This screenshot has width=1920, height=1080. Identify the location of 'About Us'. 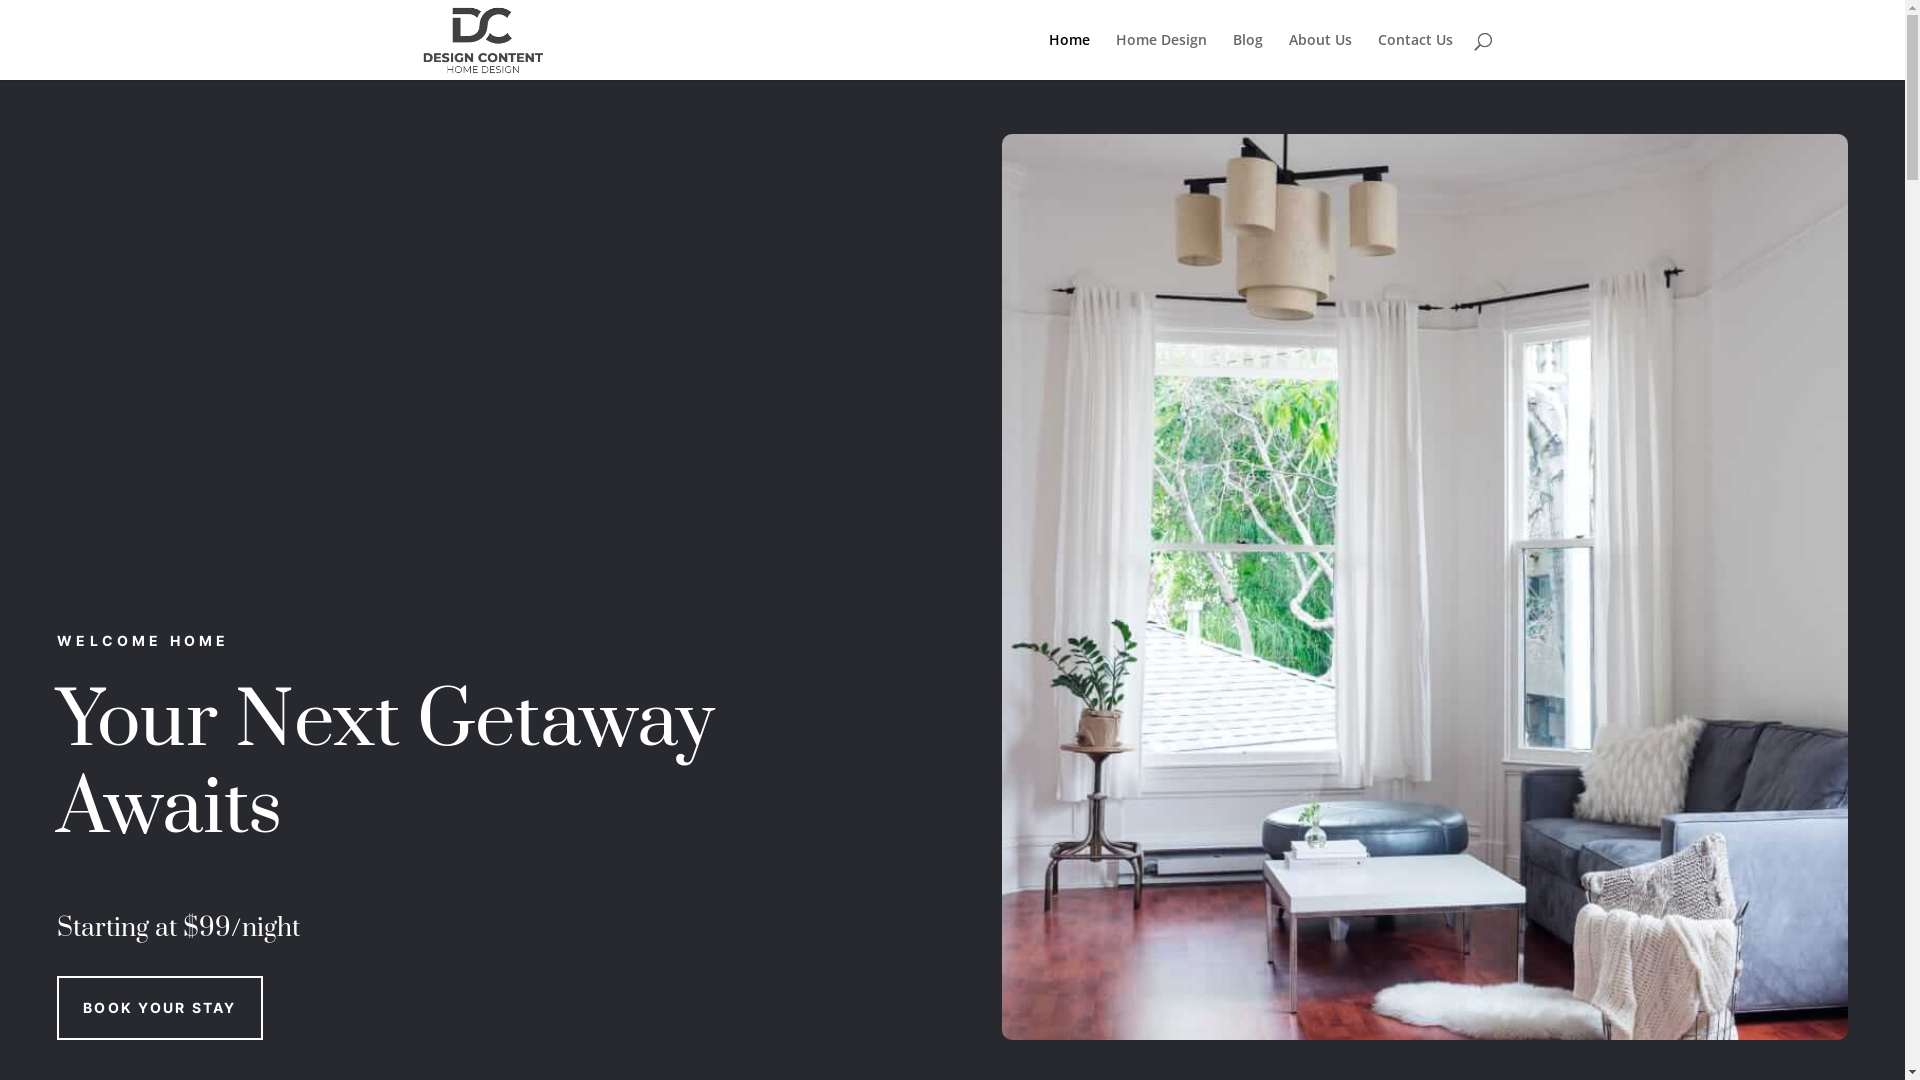
(1287, 55).